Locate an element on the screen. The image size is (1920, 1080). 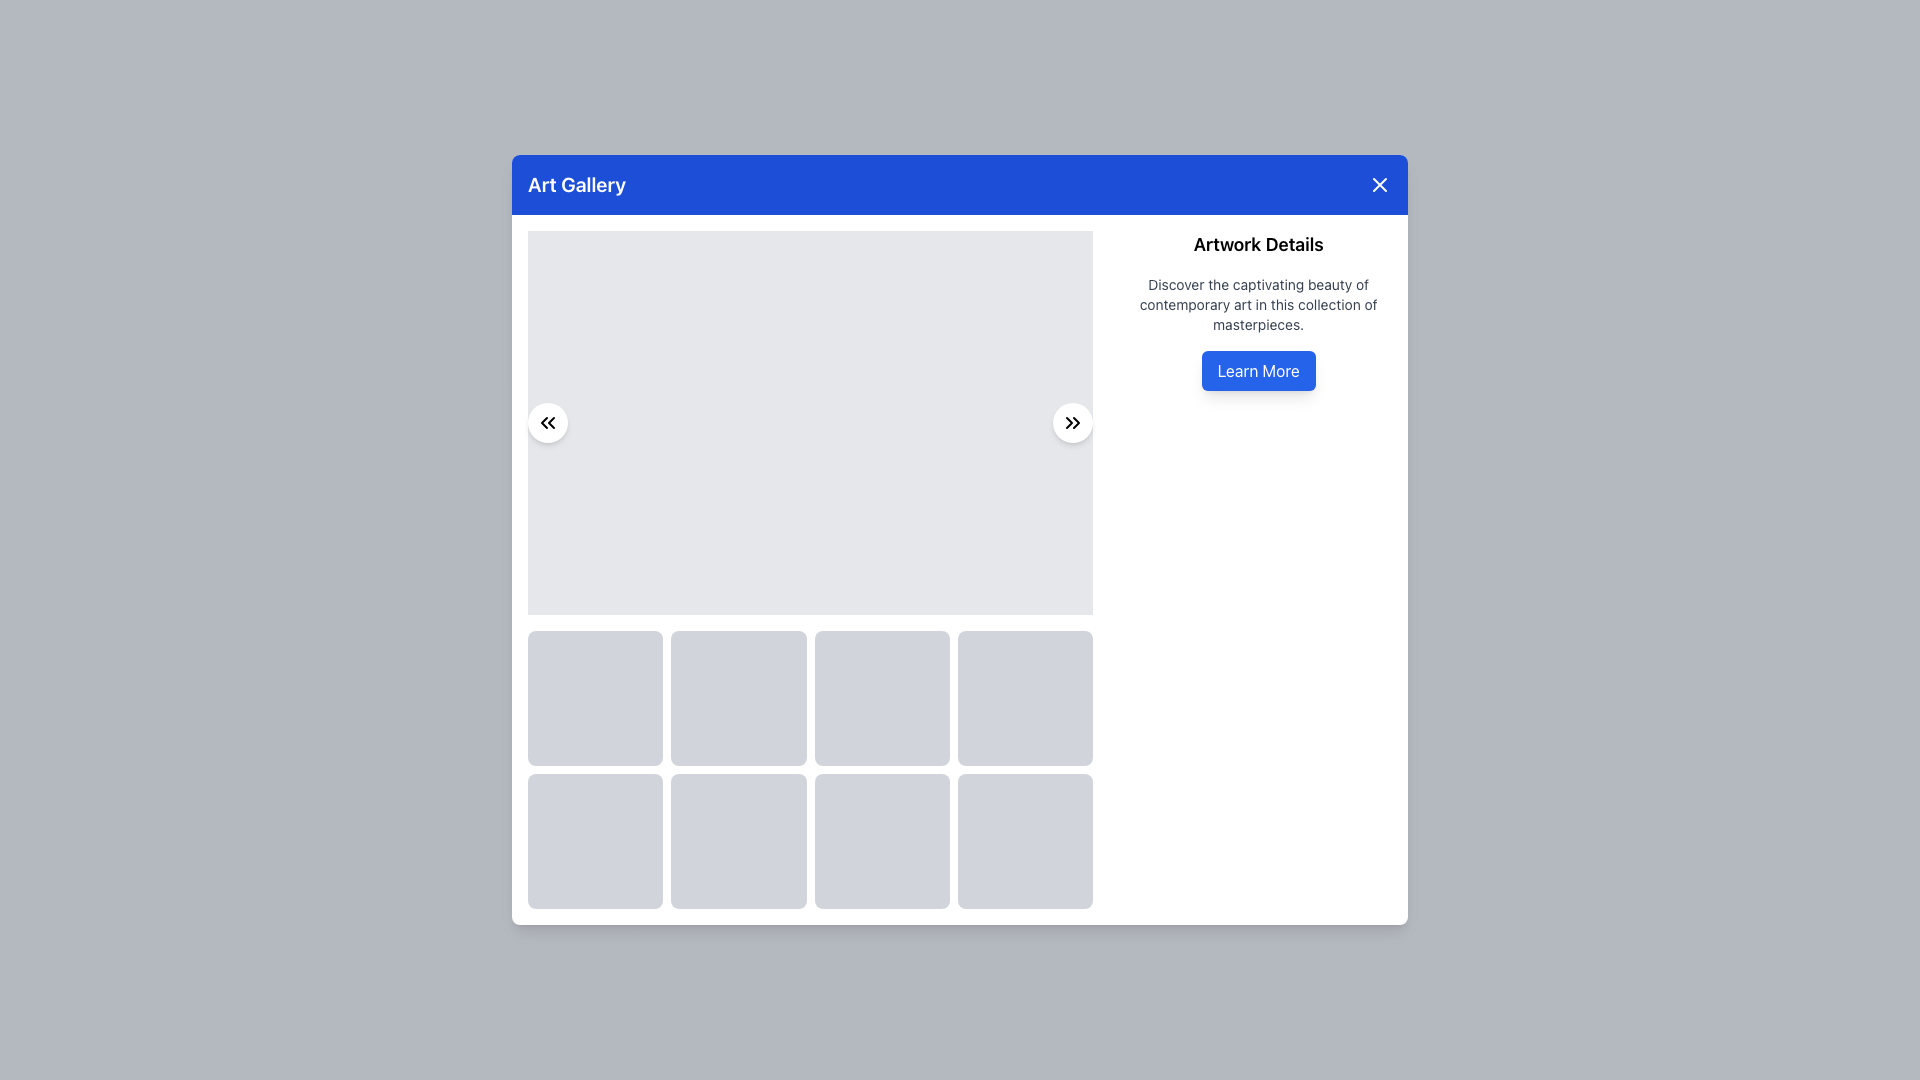
the 'X'-shaped close button icon located in the top-right corner of the blue header bar is located at coordinates (1379, 184).